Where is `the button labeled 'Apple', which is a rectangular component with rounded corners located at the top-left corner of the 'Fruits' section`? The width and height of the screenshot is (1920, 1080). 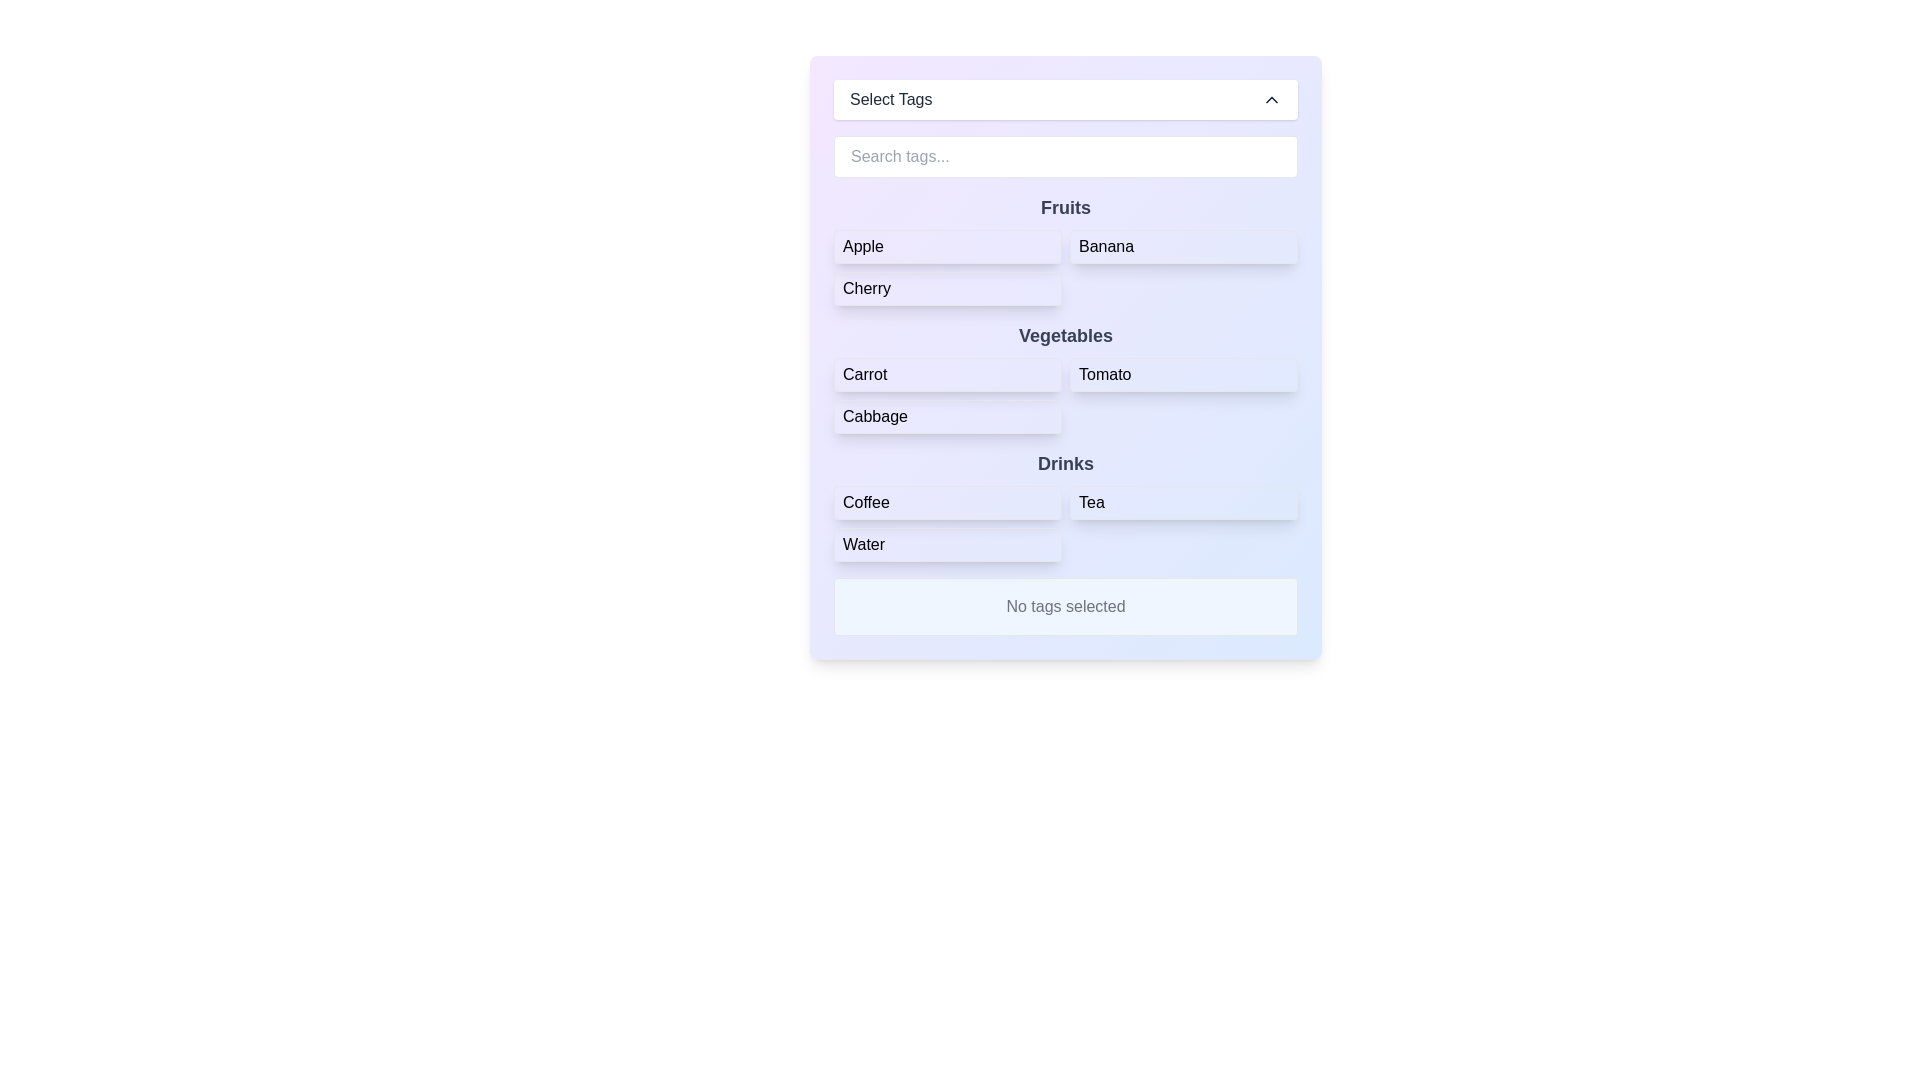
the button labeled 'Apple', which is a rectangular component with rounded corners located at the top-left corner of the 'Fruits' section is located at coordinates (947, 245).